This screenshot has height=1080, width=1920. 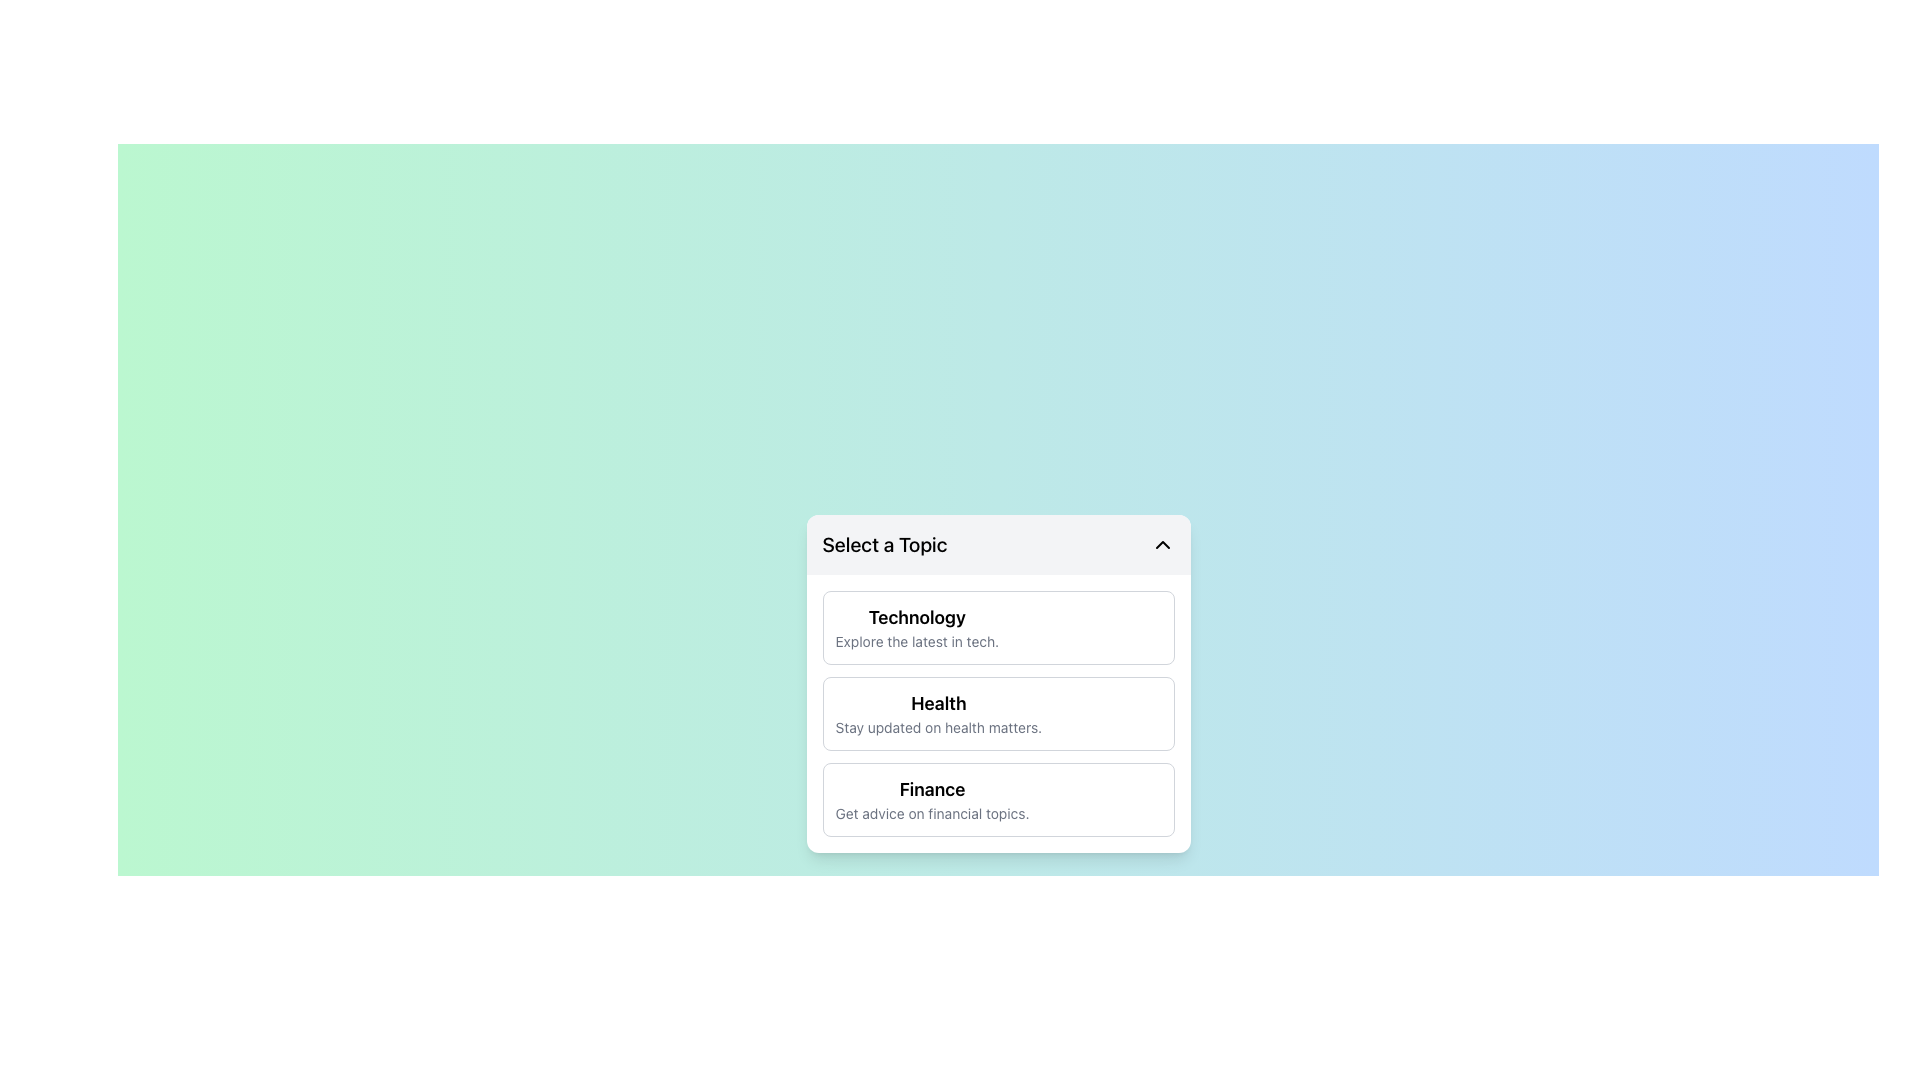 I want to click on the downward chevron icon with a black stroke located at the top-right corner of the 'Select a Topic' section header, so click(x=1162, y=544).